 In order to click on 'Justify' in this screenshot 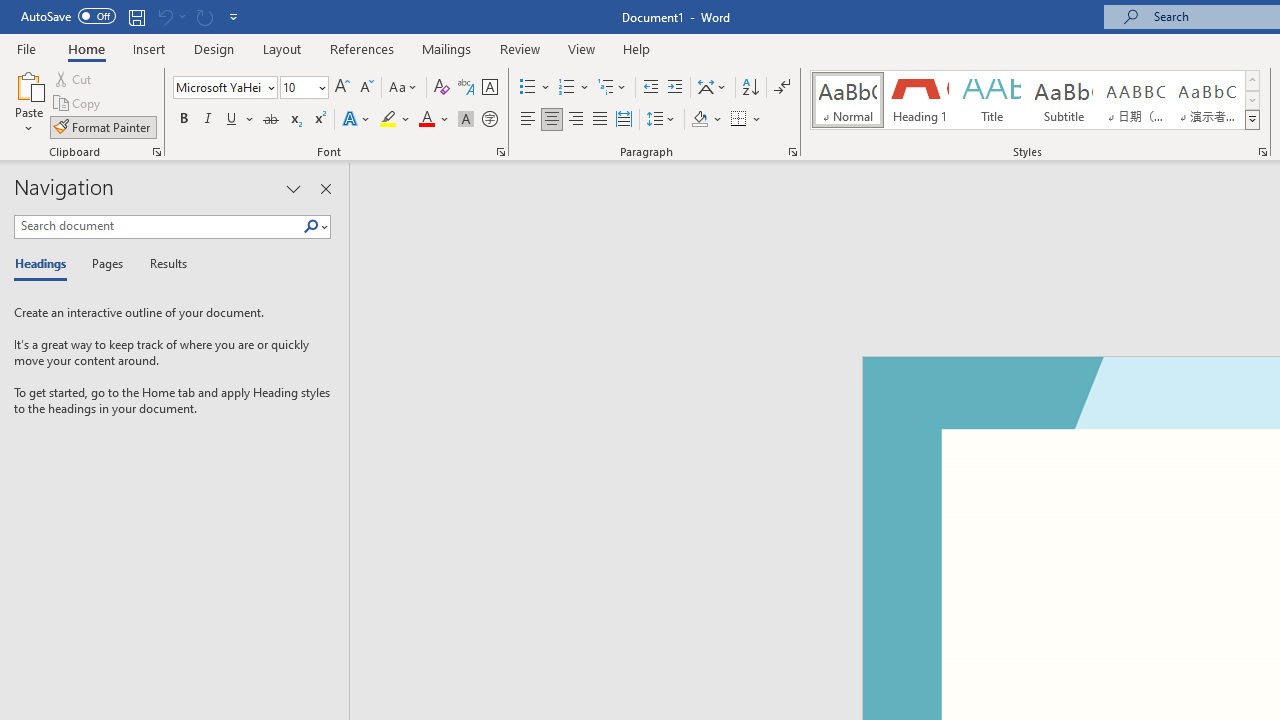, I will do `click(598, 119)`.